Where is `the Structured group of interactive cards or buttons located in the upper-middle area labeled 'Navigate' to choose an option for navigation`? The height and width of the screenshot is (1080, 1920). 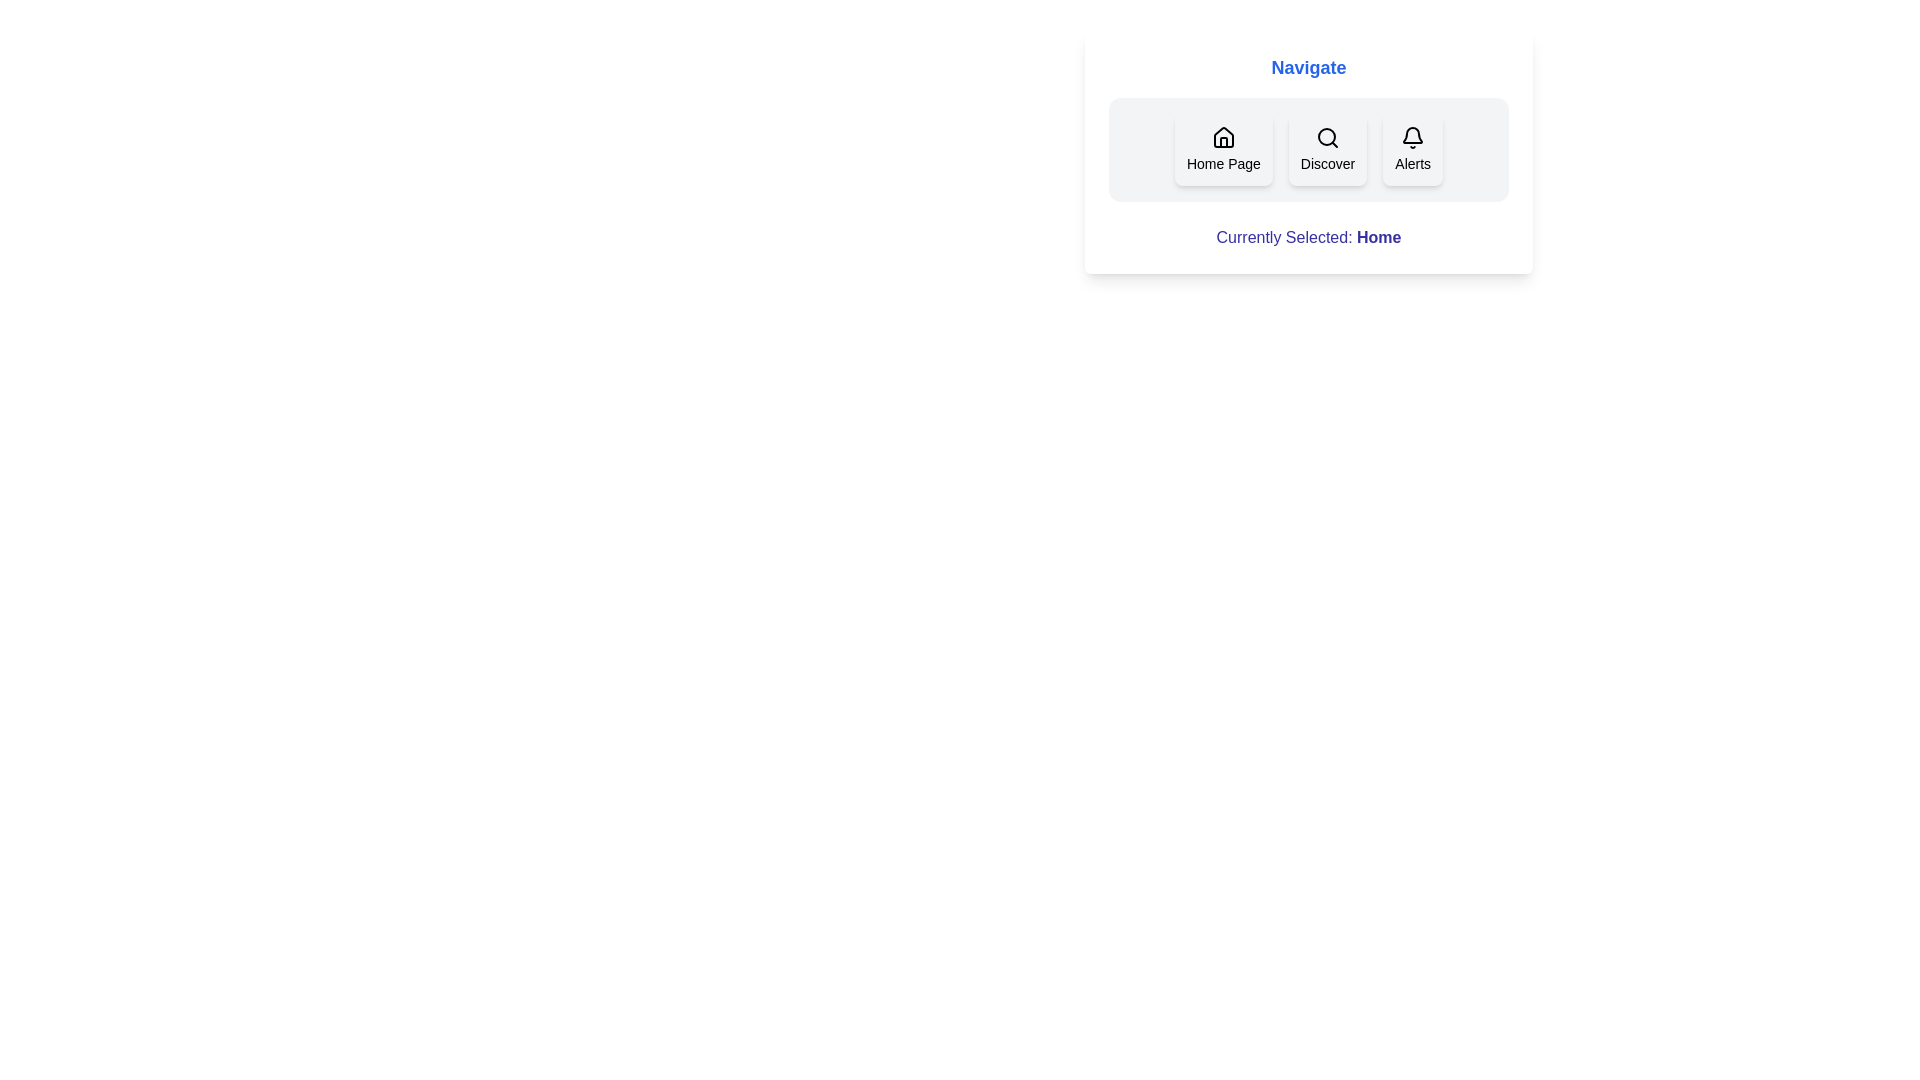 the Structured group of interactive cards or buttons located in the upper-middle area labeled 'Navigate' to choose an option for navigation is located at coordinates (1309, 150).